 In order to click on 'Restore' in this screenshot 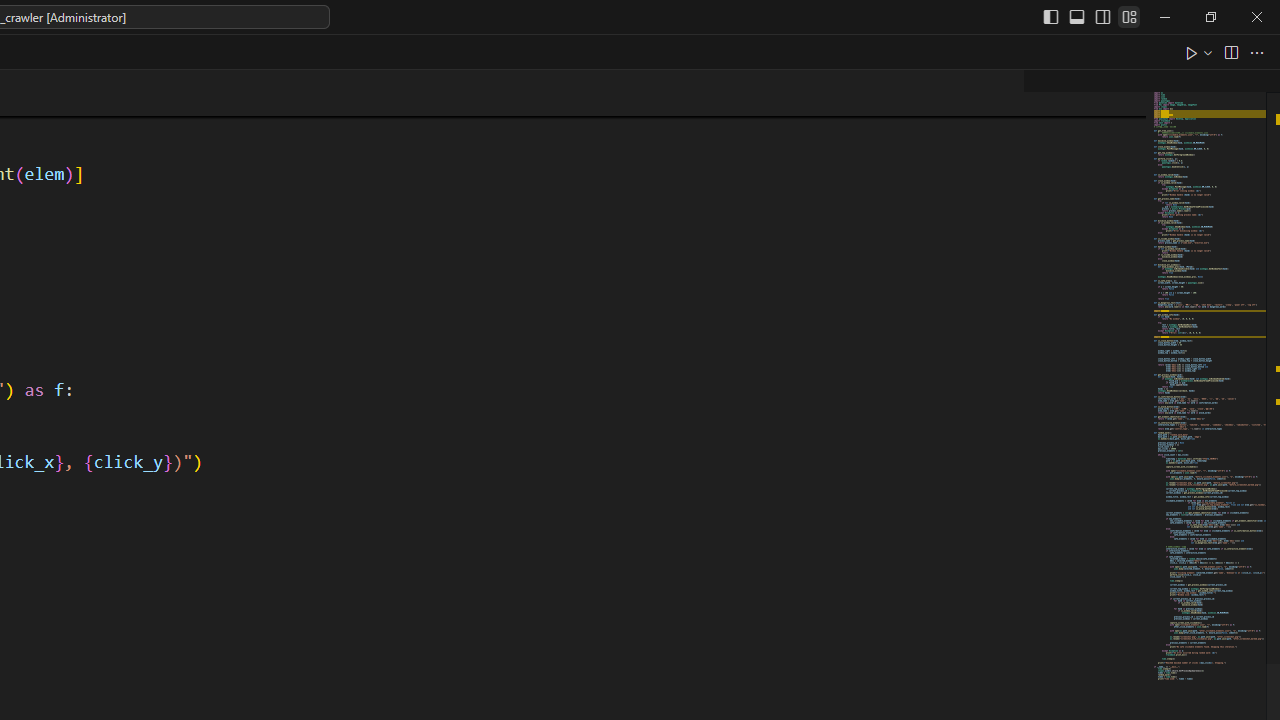, I will do `click(1209, 16)`.